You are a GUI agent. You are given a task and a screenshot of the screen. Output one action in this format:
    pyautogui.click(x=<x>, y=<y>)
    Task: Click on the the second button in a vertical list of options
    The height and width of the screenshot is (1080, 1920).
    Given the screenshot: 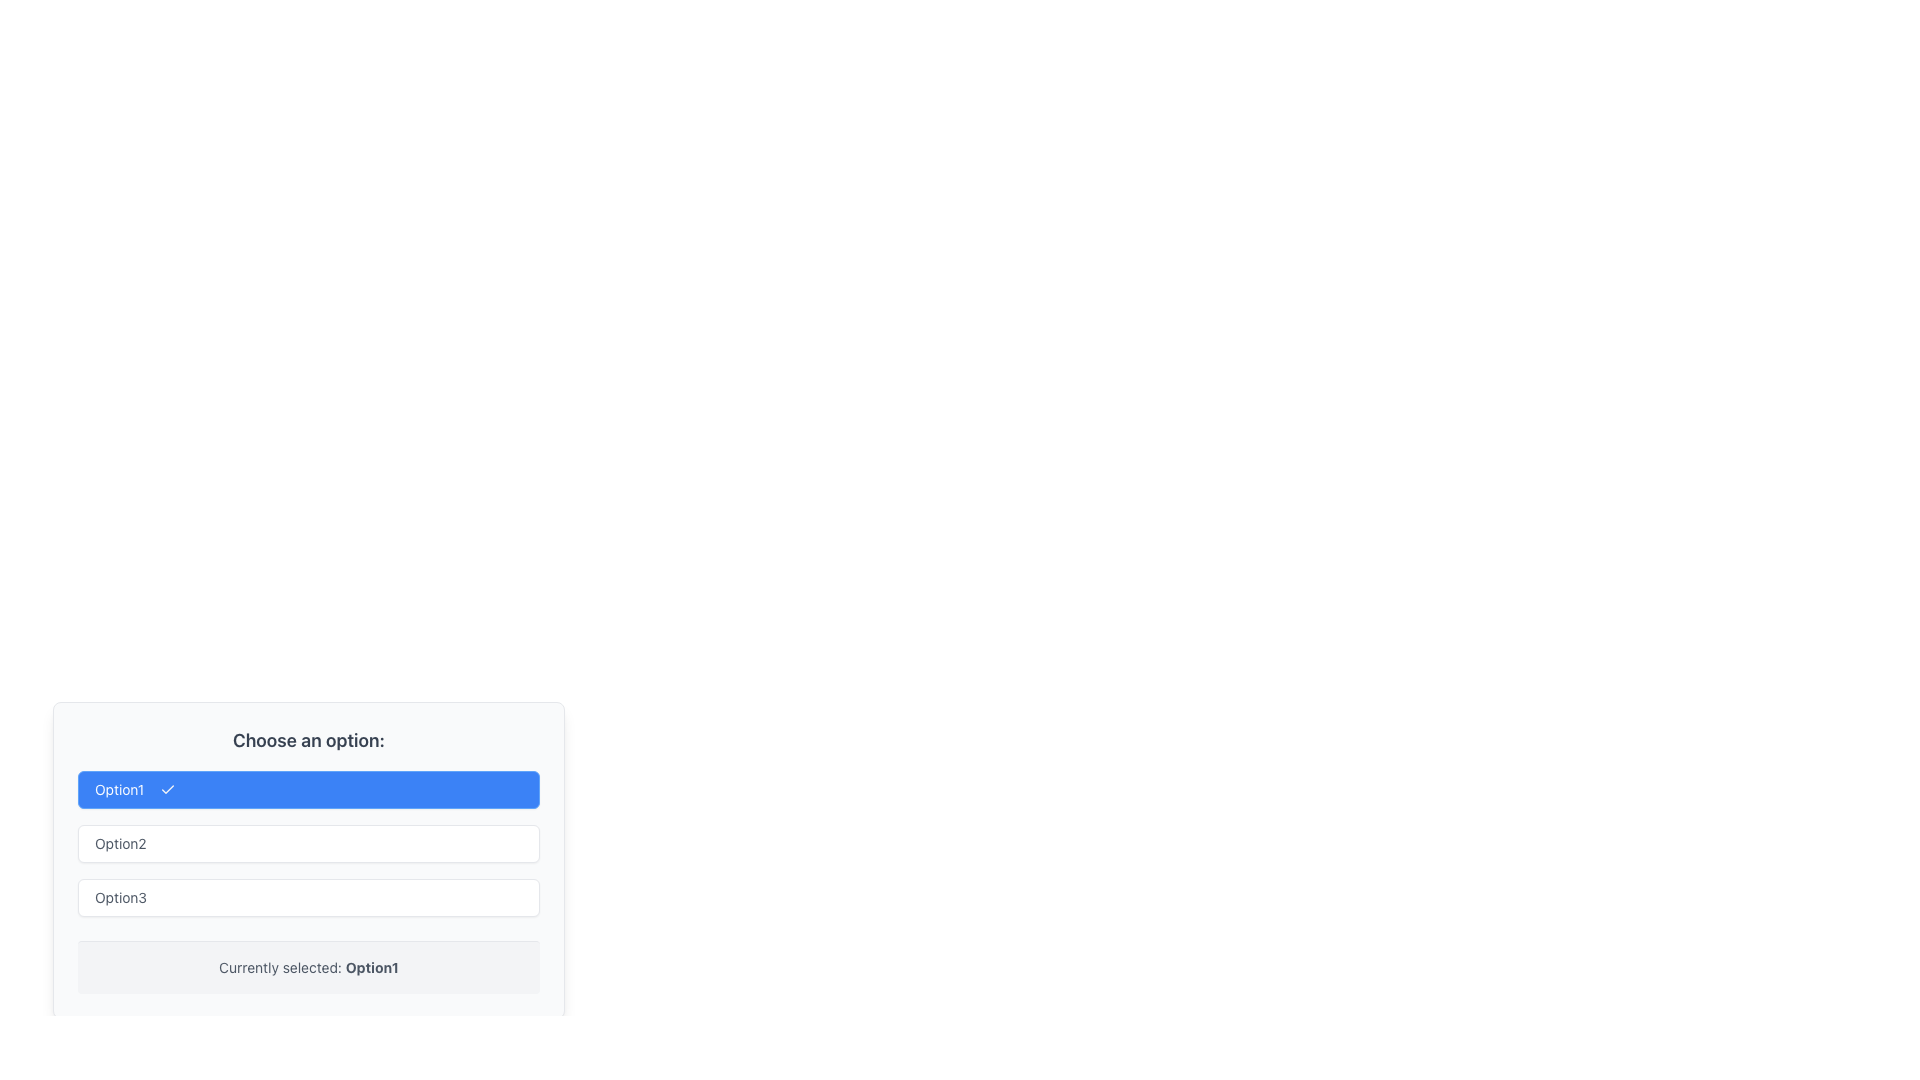 What is the action you would take?
    pyautogui.click(x=307, y=844)
    